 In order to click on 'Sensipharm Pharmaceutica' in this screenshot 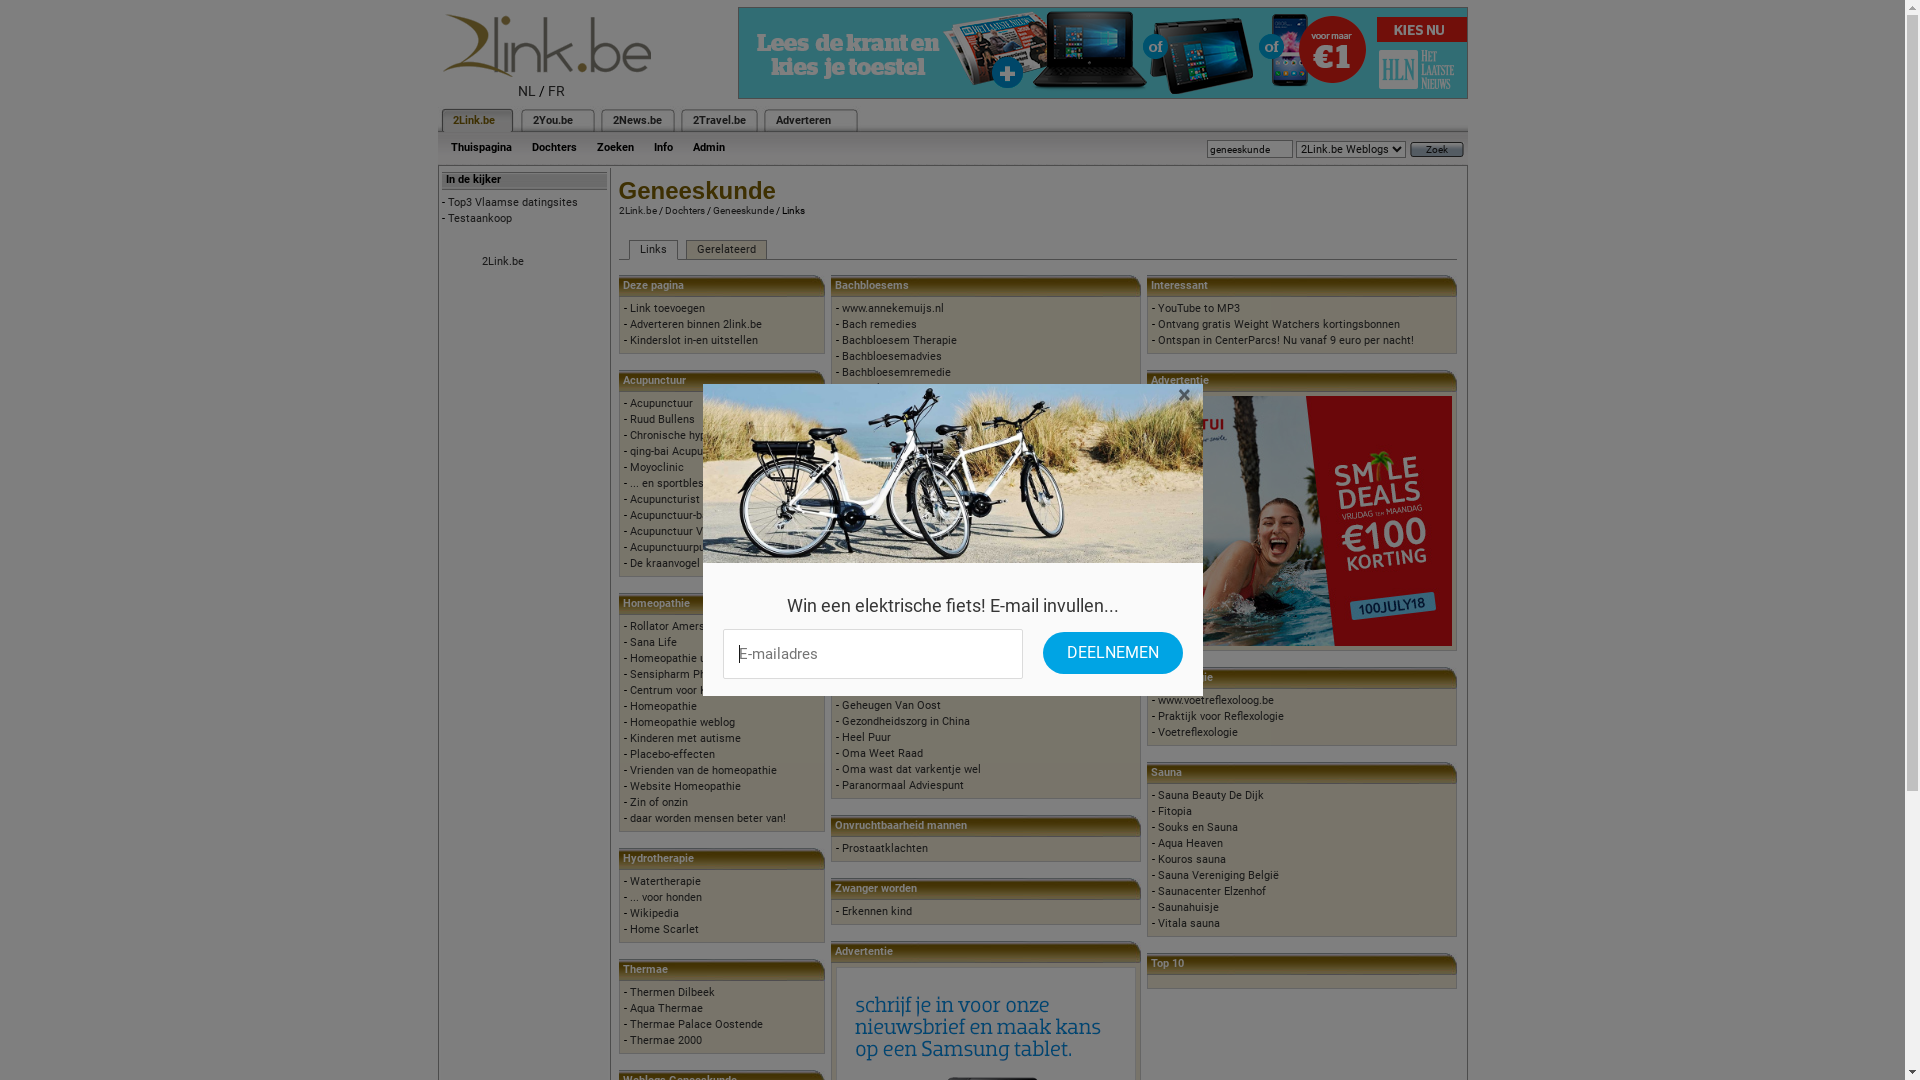, I will do `click(628, 674)`.